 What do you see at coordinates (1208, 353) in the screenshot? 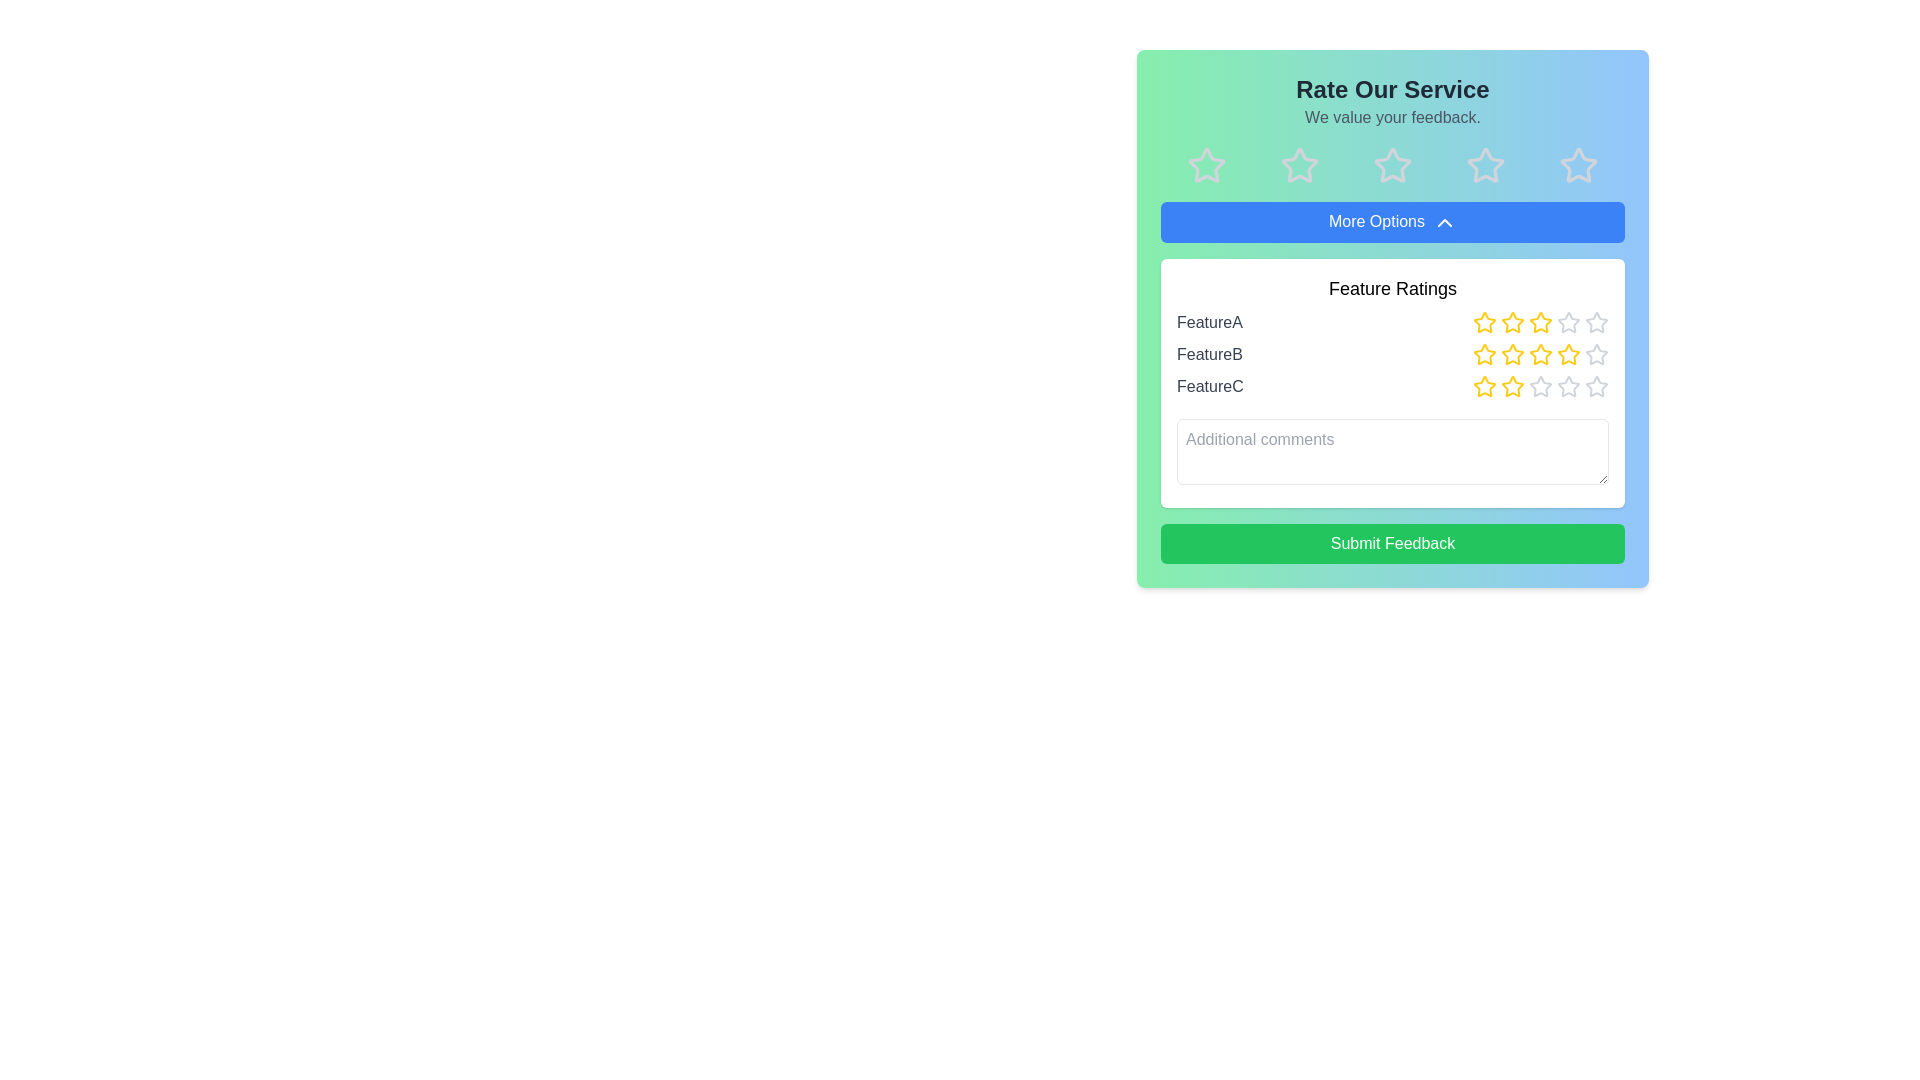
I see `the second Text Label in the 'Feature Ratings' section, which is positioned between 'FeatureA' and 'FeatureC'` at bounding box center [1208, 353].